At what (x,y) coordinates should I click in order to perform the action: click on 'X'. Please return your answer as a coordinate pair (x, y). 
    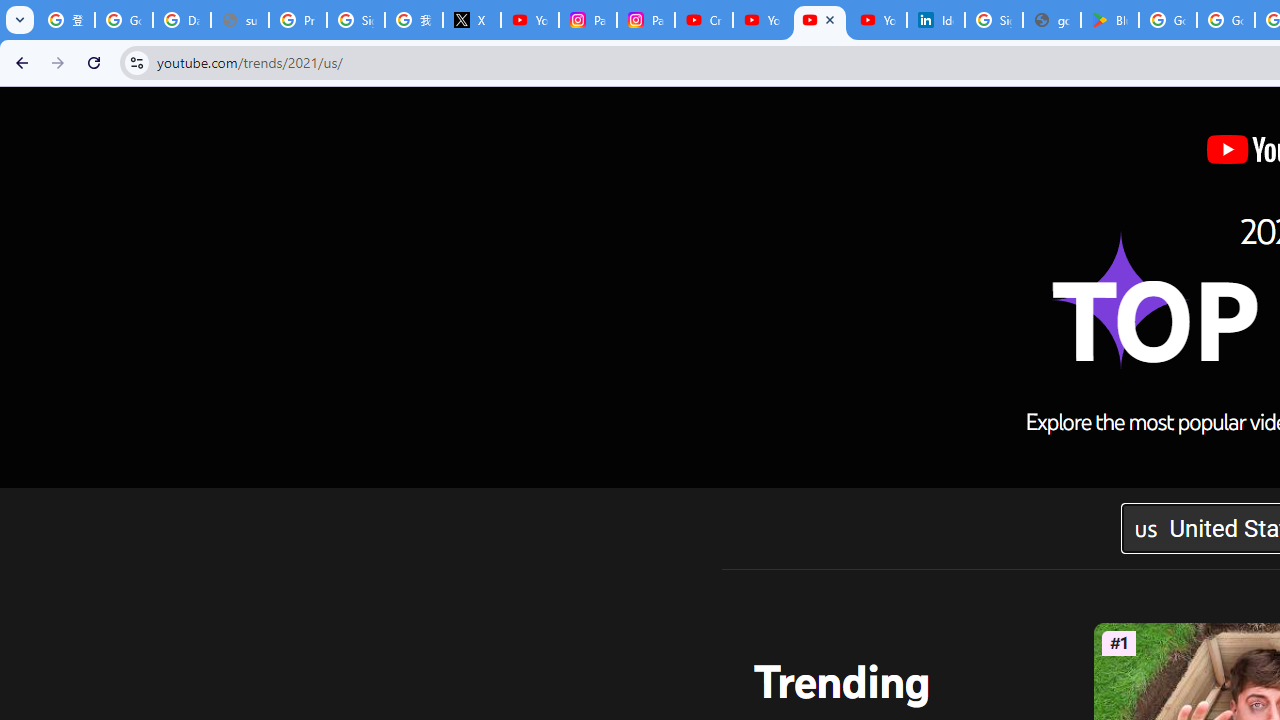
    Looking at the image, I should click on (470, 20).